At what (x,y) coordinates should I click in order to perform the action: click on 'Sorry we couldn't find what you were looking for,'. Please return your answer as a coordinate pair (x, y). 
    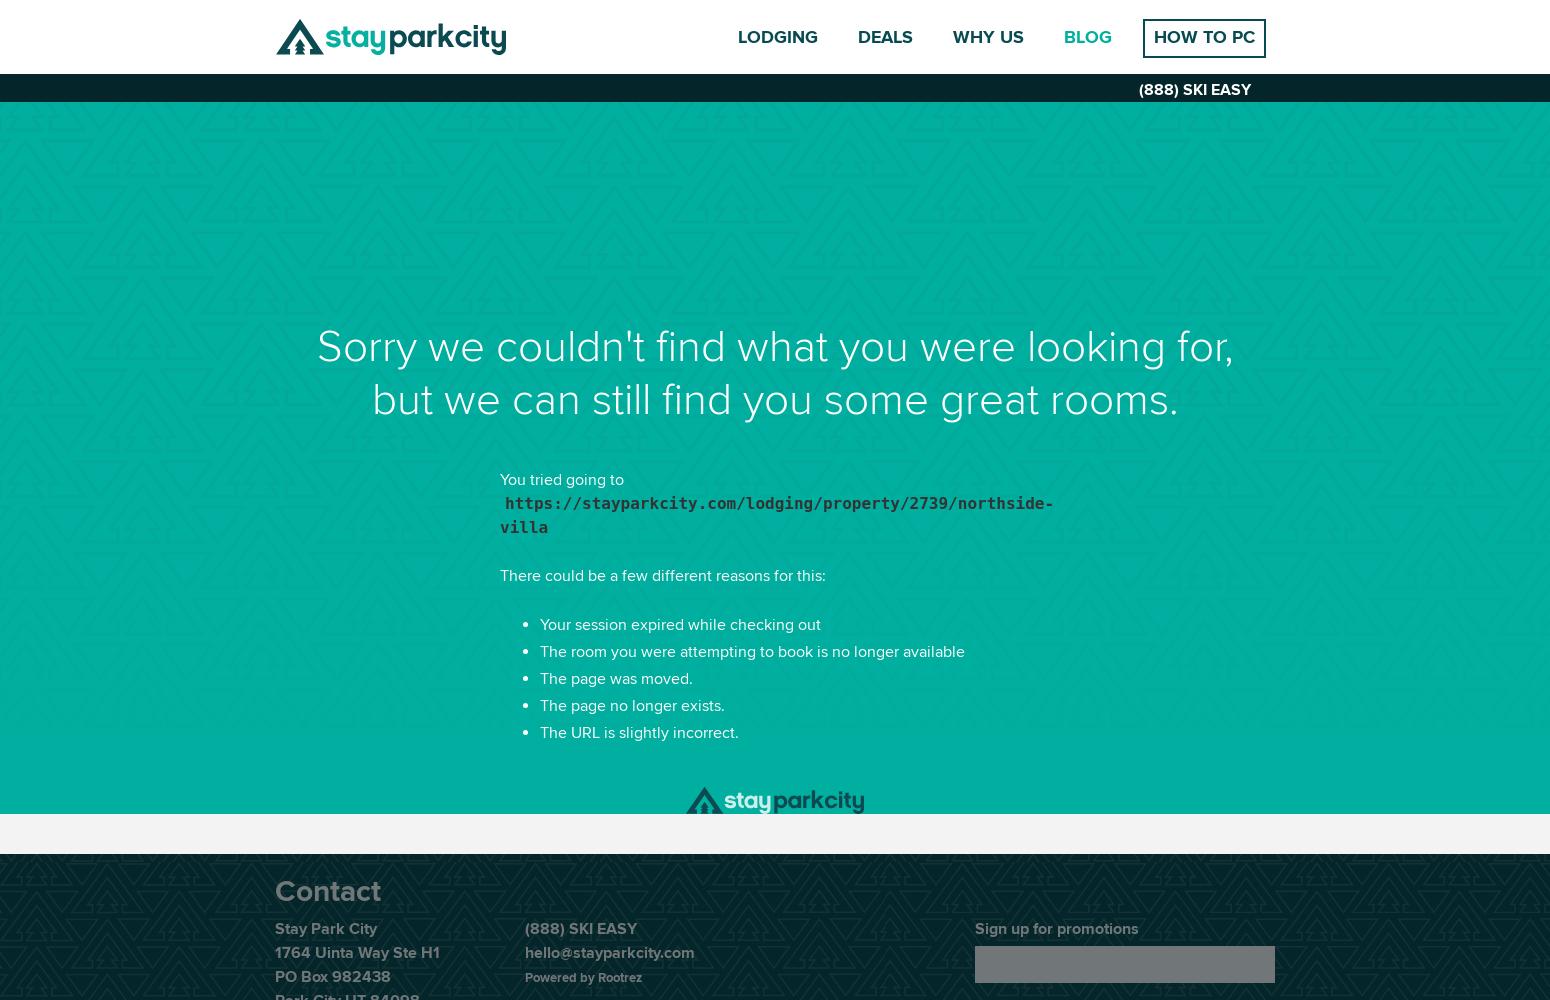
    Looking at the image, I should click on (774, 346).